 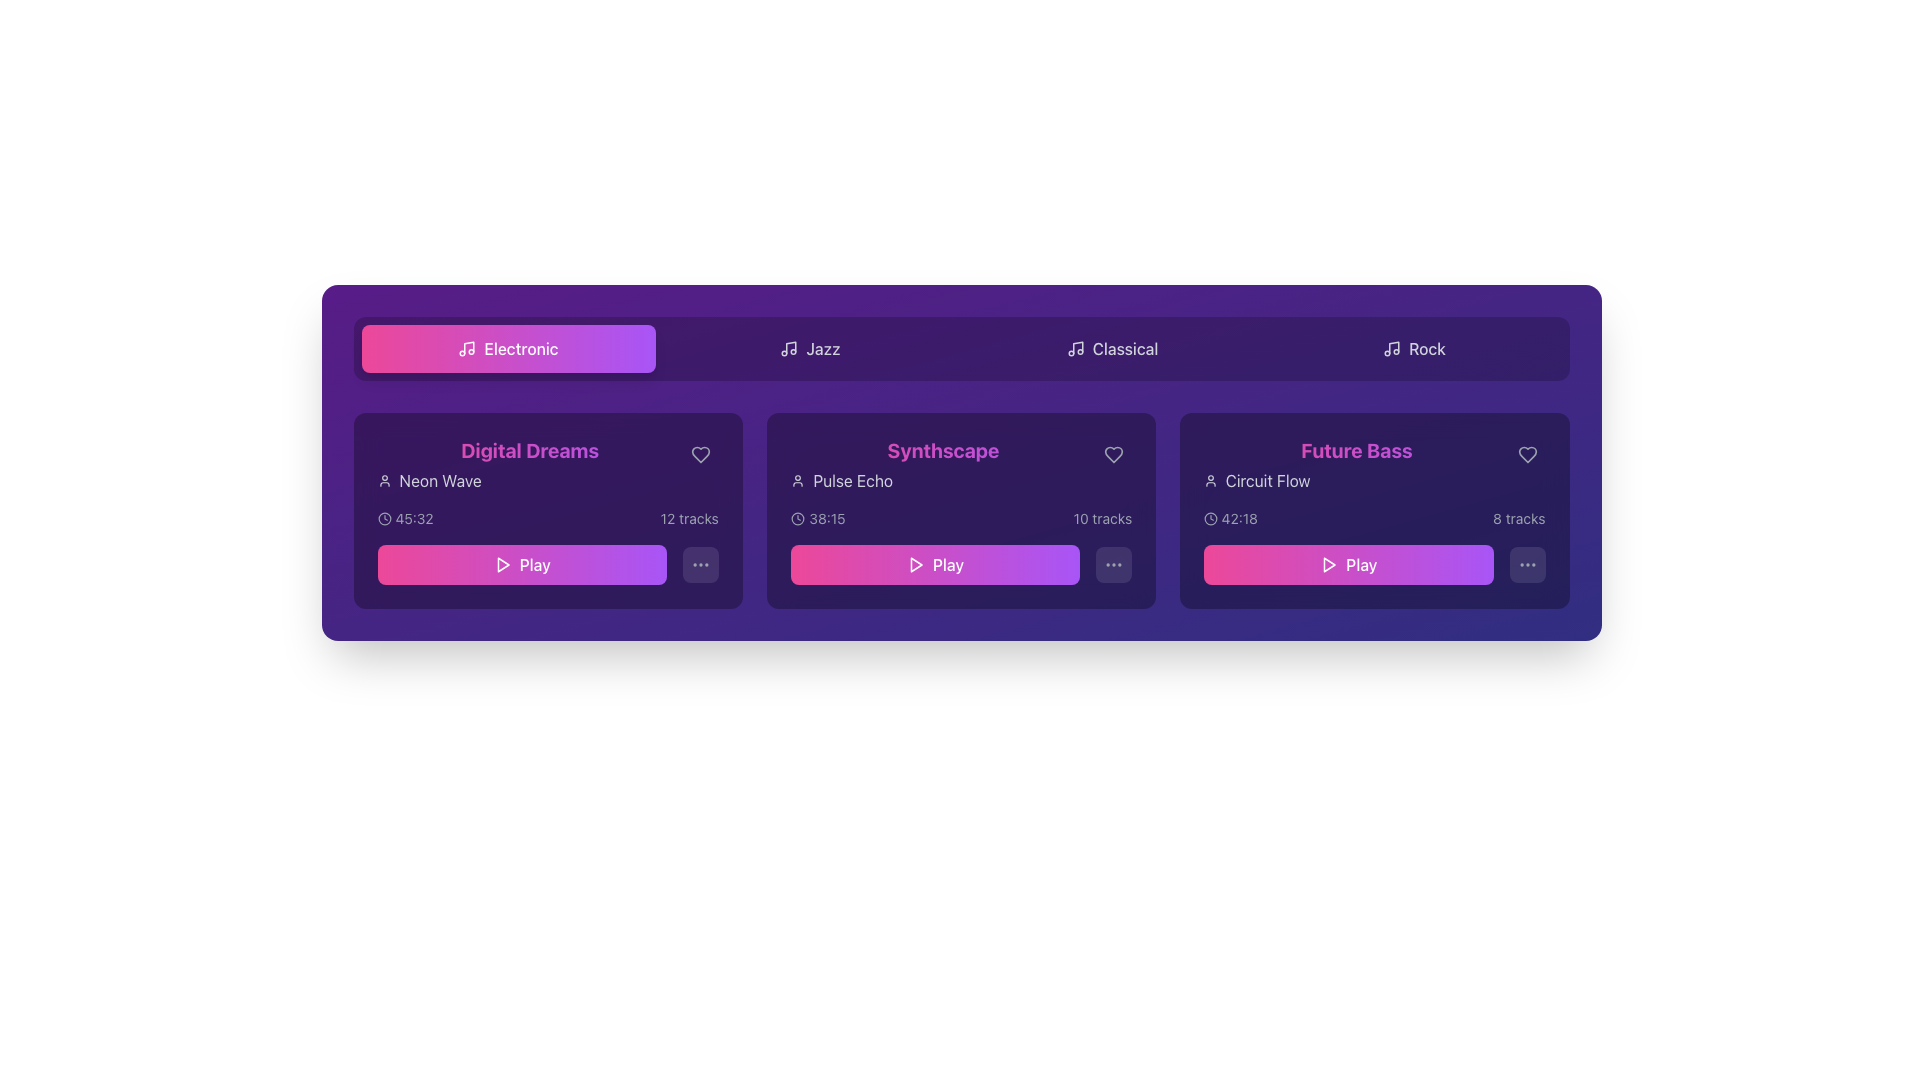 What do you see at coordinates (1391, 347) in the screenshot?
I see `the 'Rock' genre icon in the horizontal navigation bar, located to the left of the 'Rock' text label` at bounding box center [1391, 347].